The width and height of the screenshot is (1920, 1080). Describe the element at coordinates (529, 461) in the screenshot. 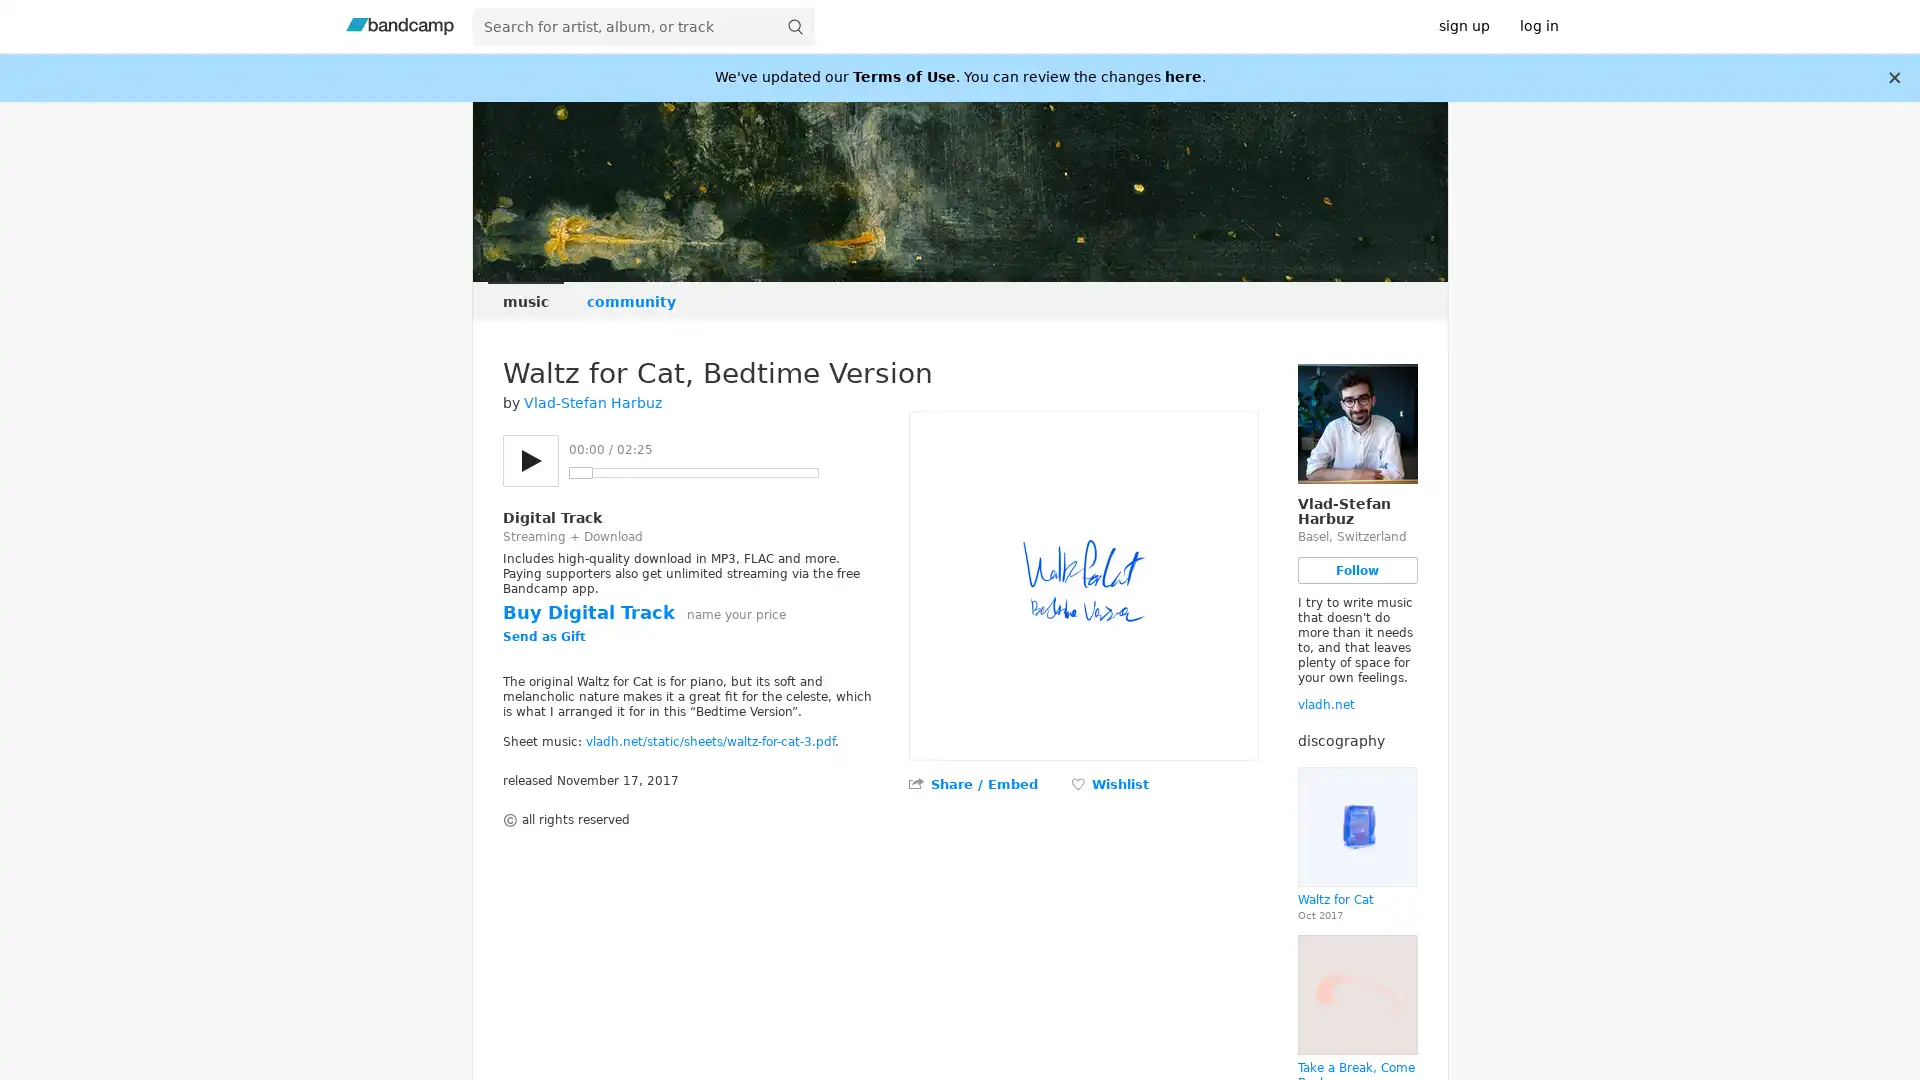

I see `Play/pause` at that location.